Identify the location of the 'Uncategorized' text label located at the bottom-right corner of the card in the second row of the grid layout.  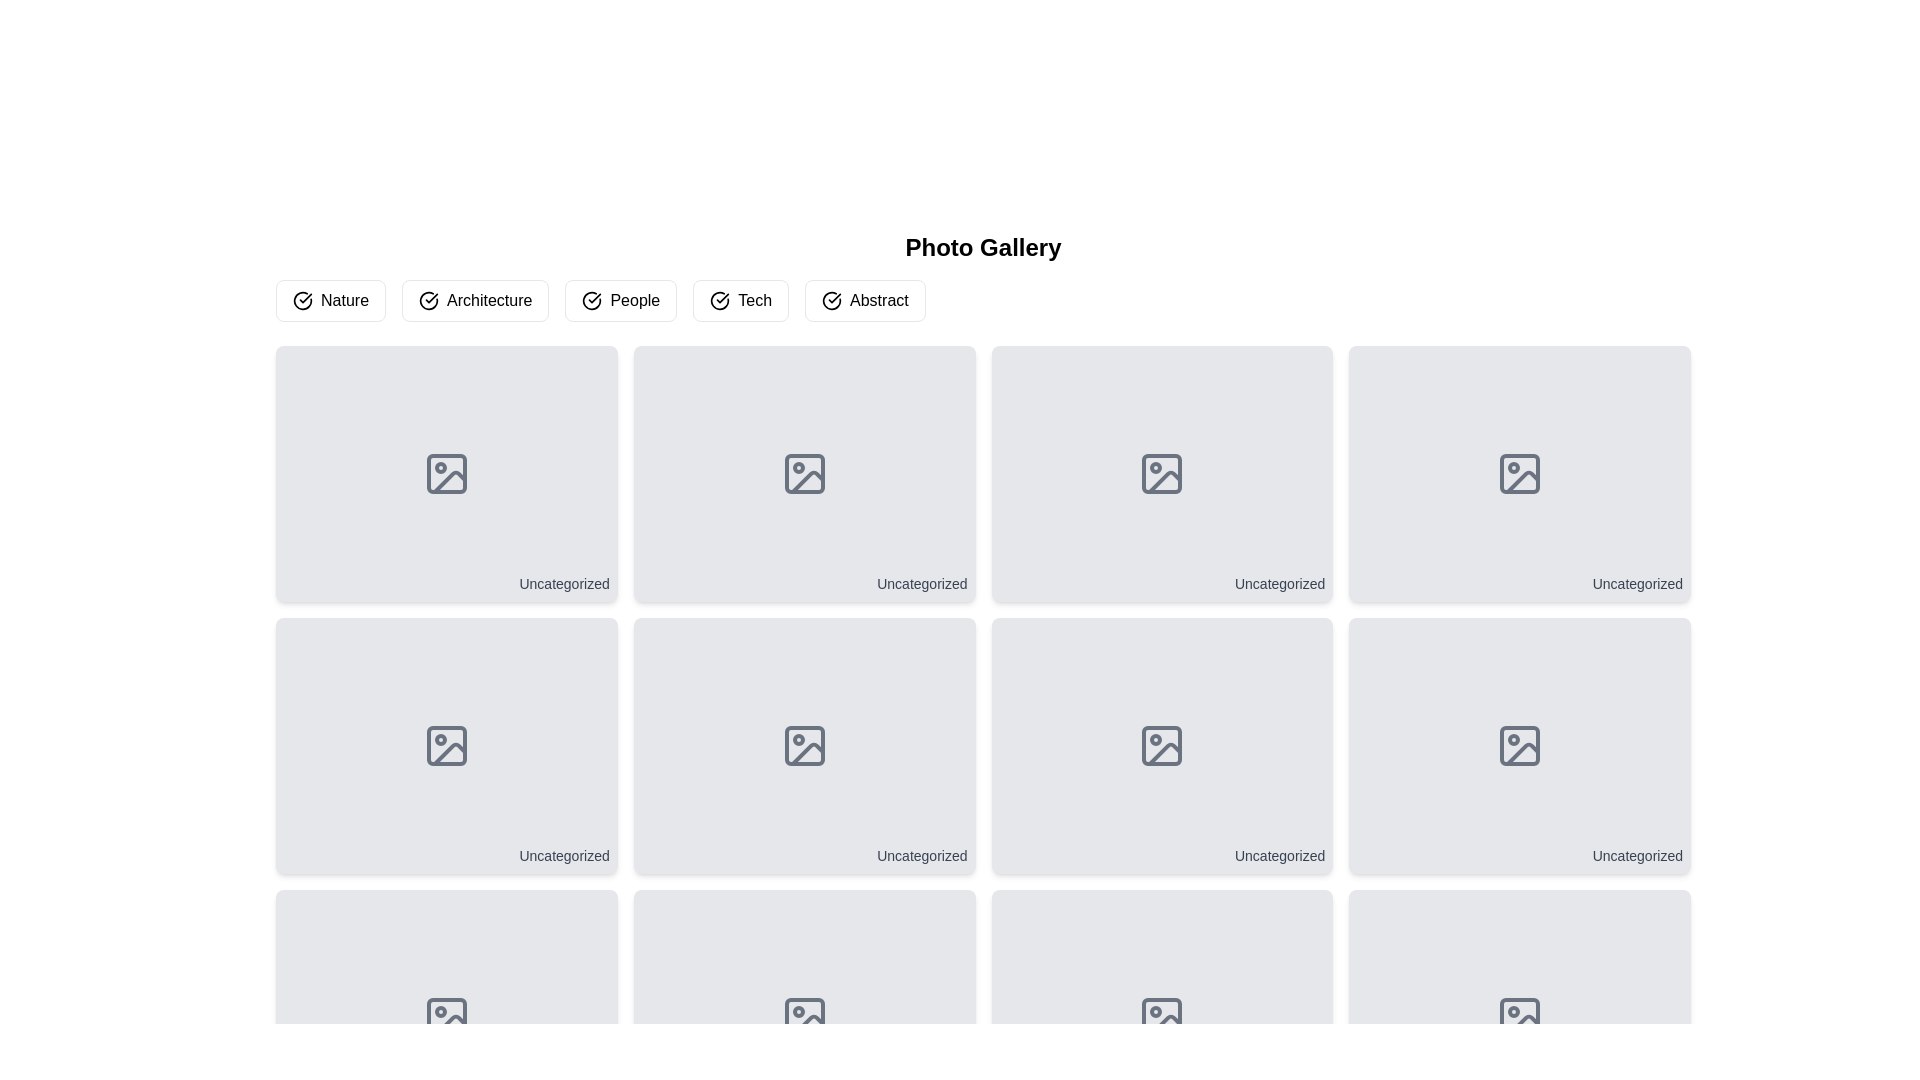
(563, 855).